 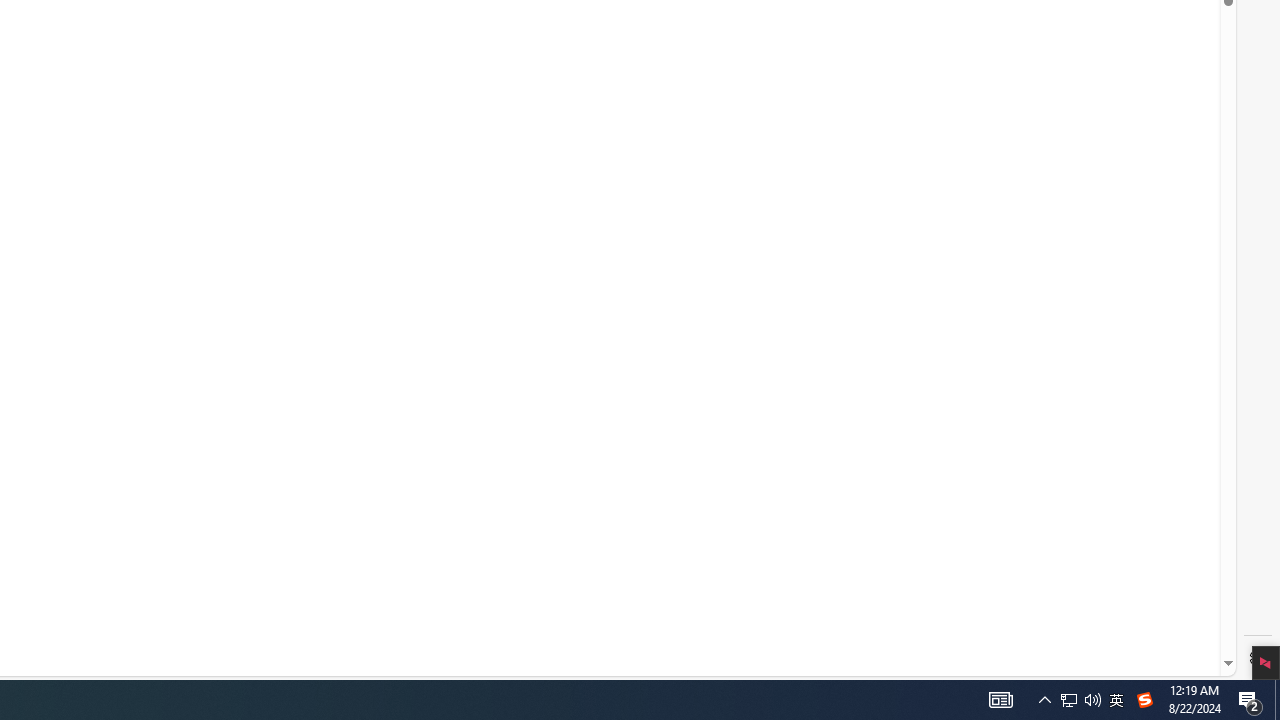 I want to click on 'Settings', so click(x=1257, y=658).